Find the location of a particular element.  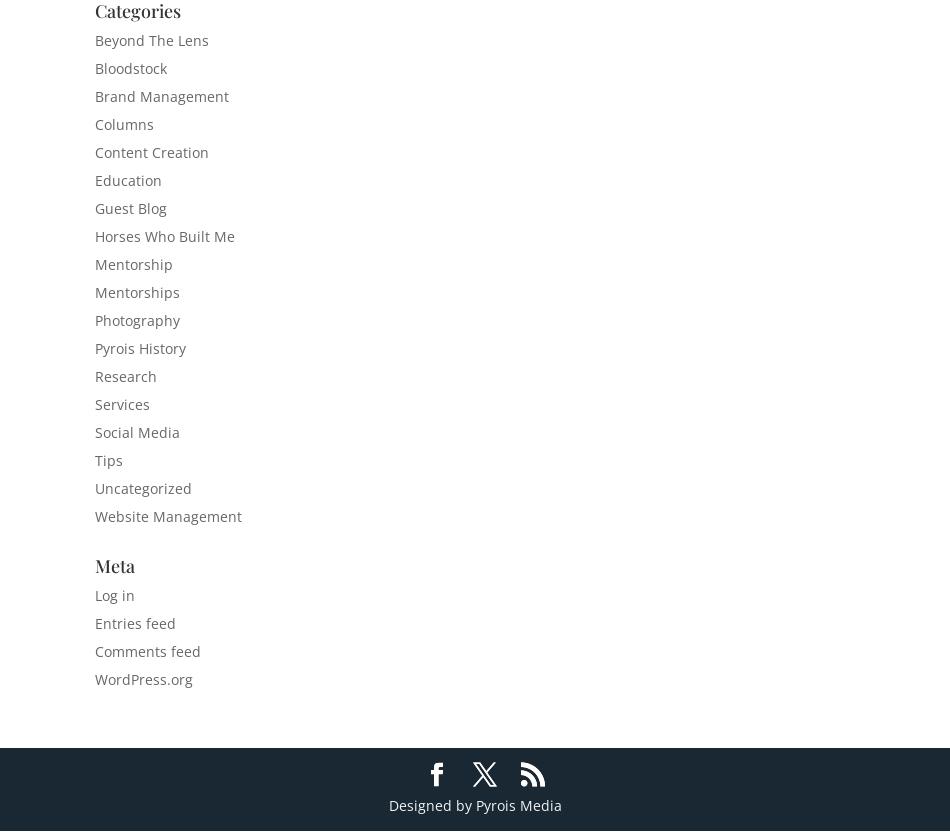

'Photography' is located at coordinates (137, 320).